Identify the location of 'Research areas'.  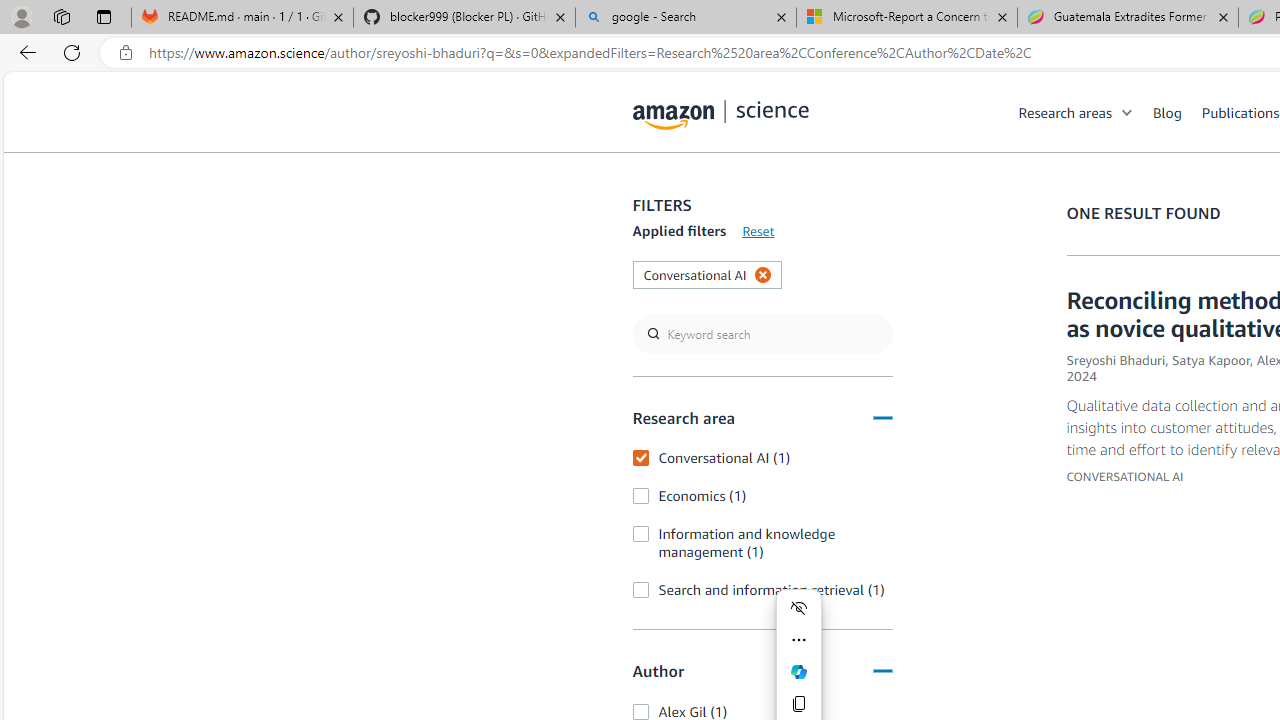
(1064, 111).